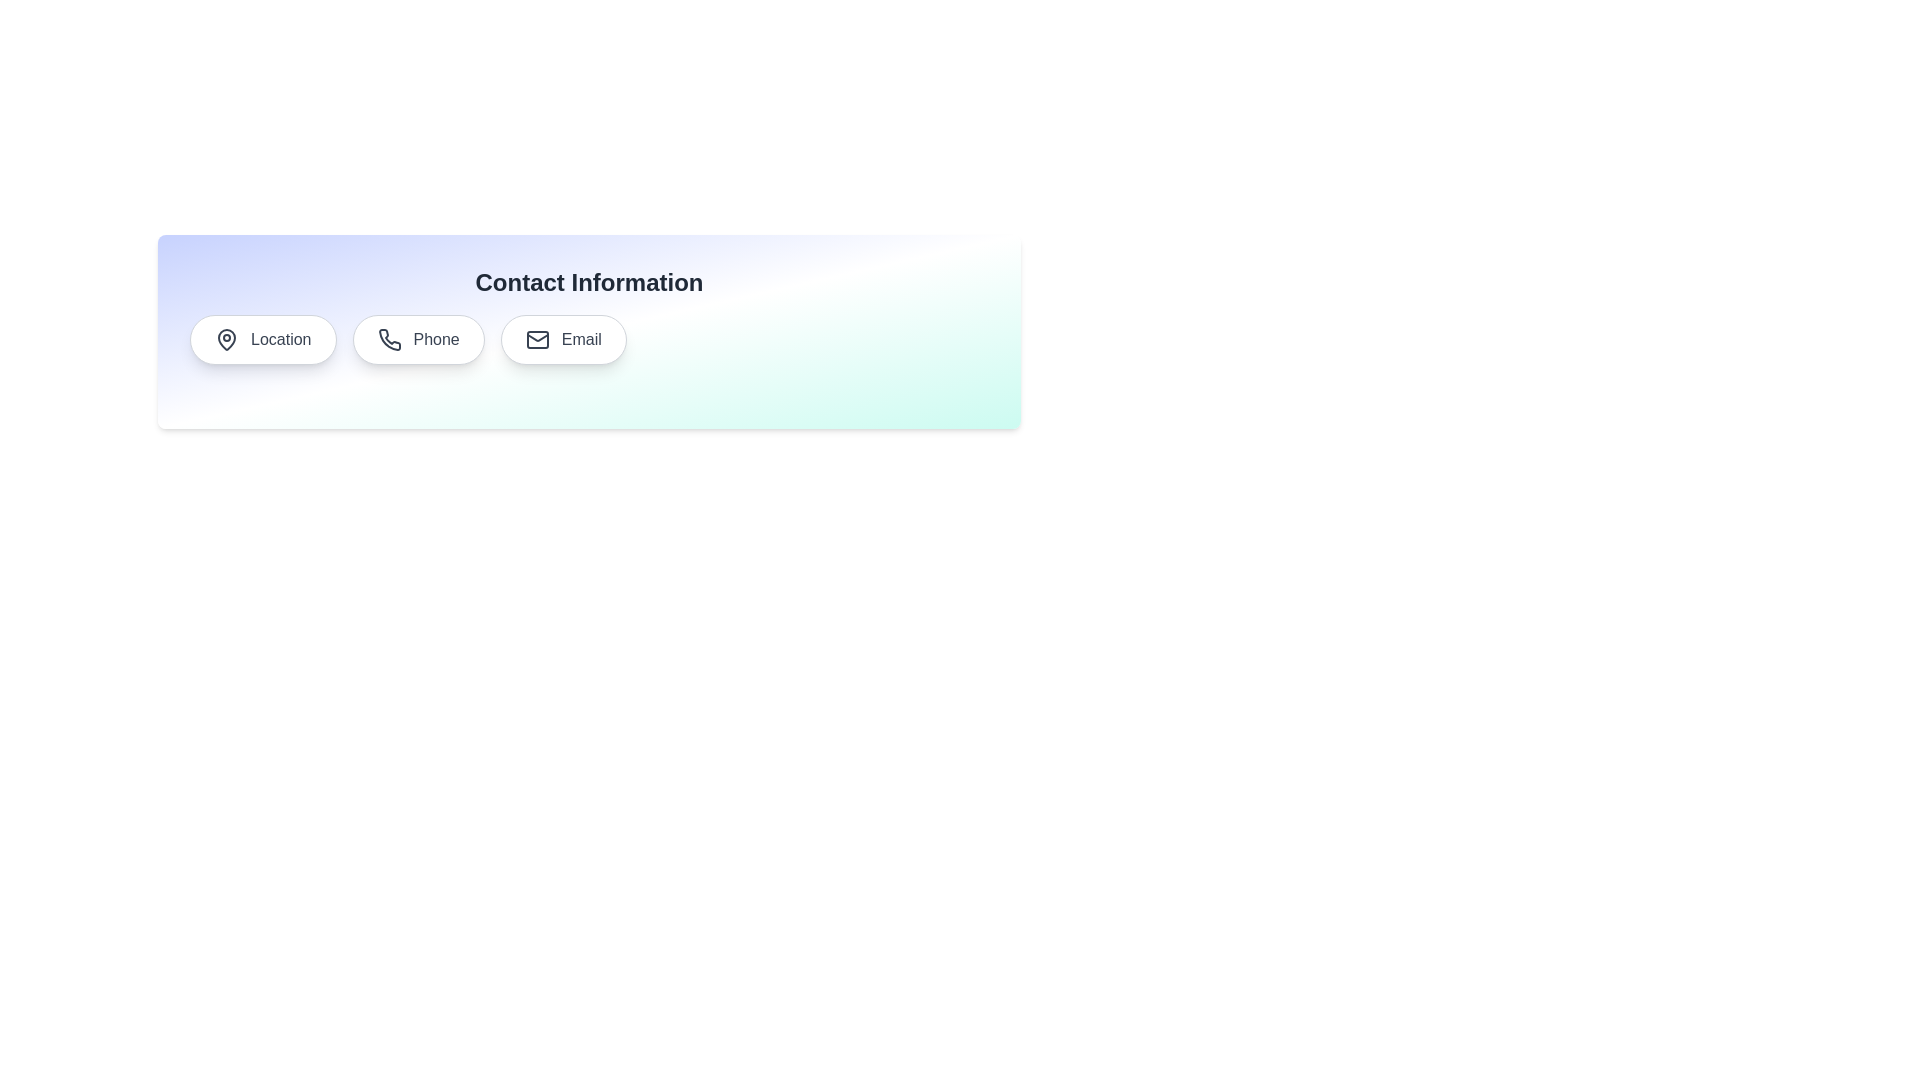 The width and height of the screenshot is (1920, 1080). I want to click on the Location chip to display its contact information, so click(262, 338).